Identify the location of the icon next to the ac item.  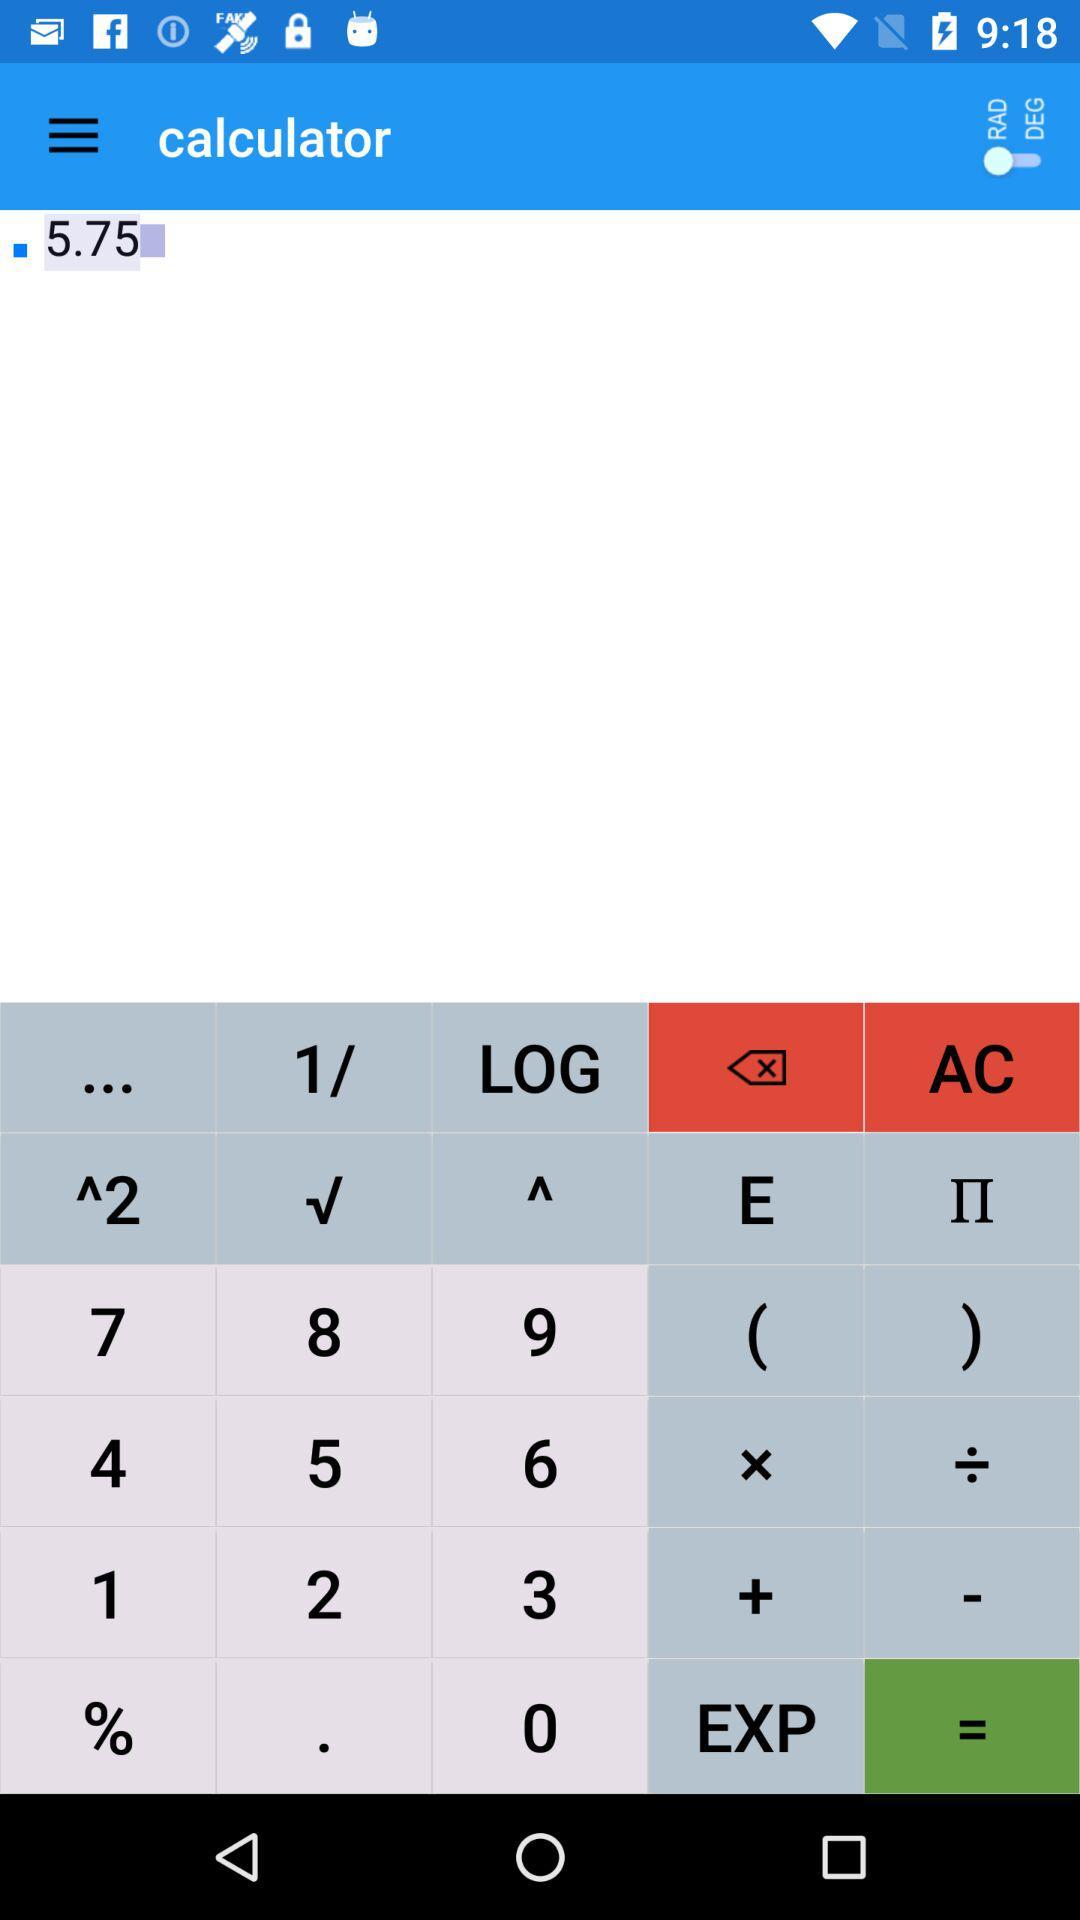
(756, 1066).